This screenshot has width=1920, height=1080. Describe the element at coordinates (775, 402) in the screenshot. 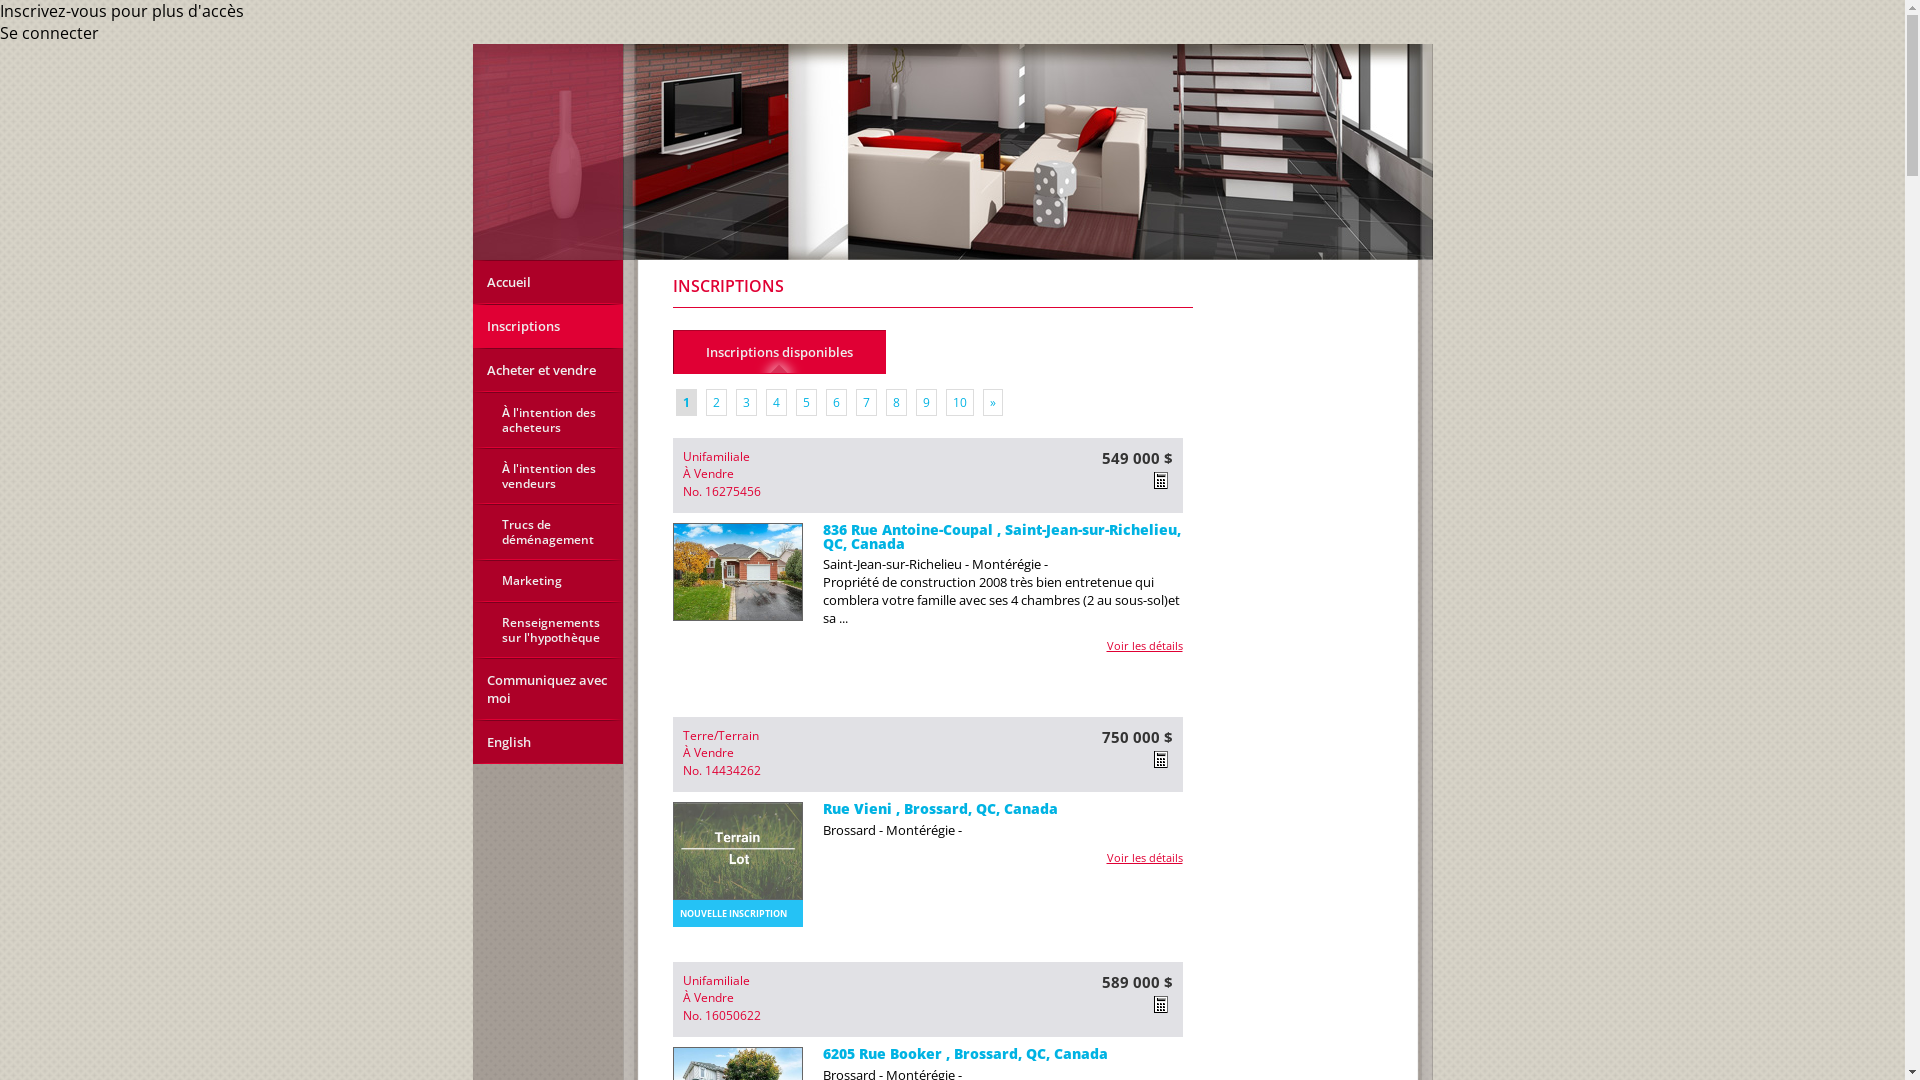

I see `'4'` at that location.